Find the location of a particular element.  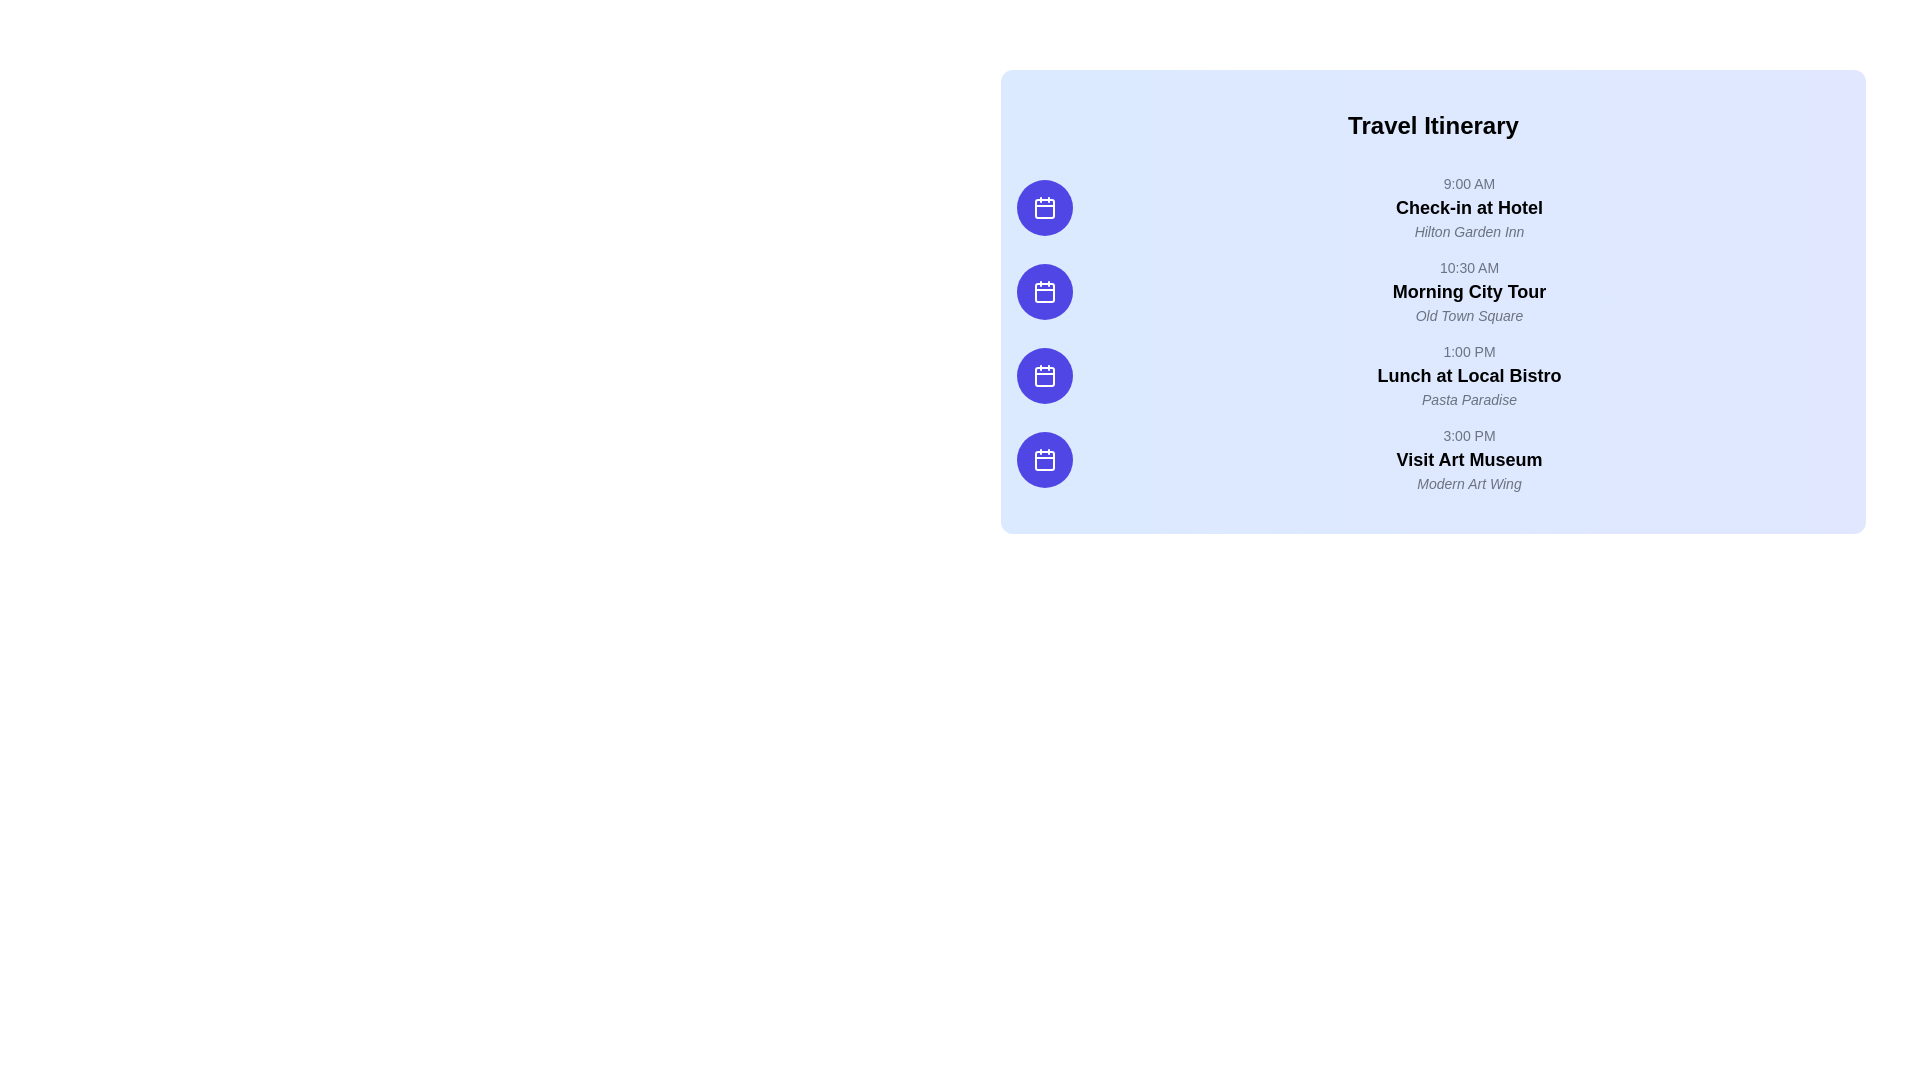

text content of the timeline entry displaying '10:30 AM', 'Morning City Tour', and 'Old Town Square', which is located below the '9:00 AM' entry and above the '1:00 PM' entry is located at coordinates (1432, 292).